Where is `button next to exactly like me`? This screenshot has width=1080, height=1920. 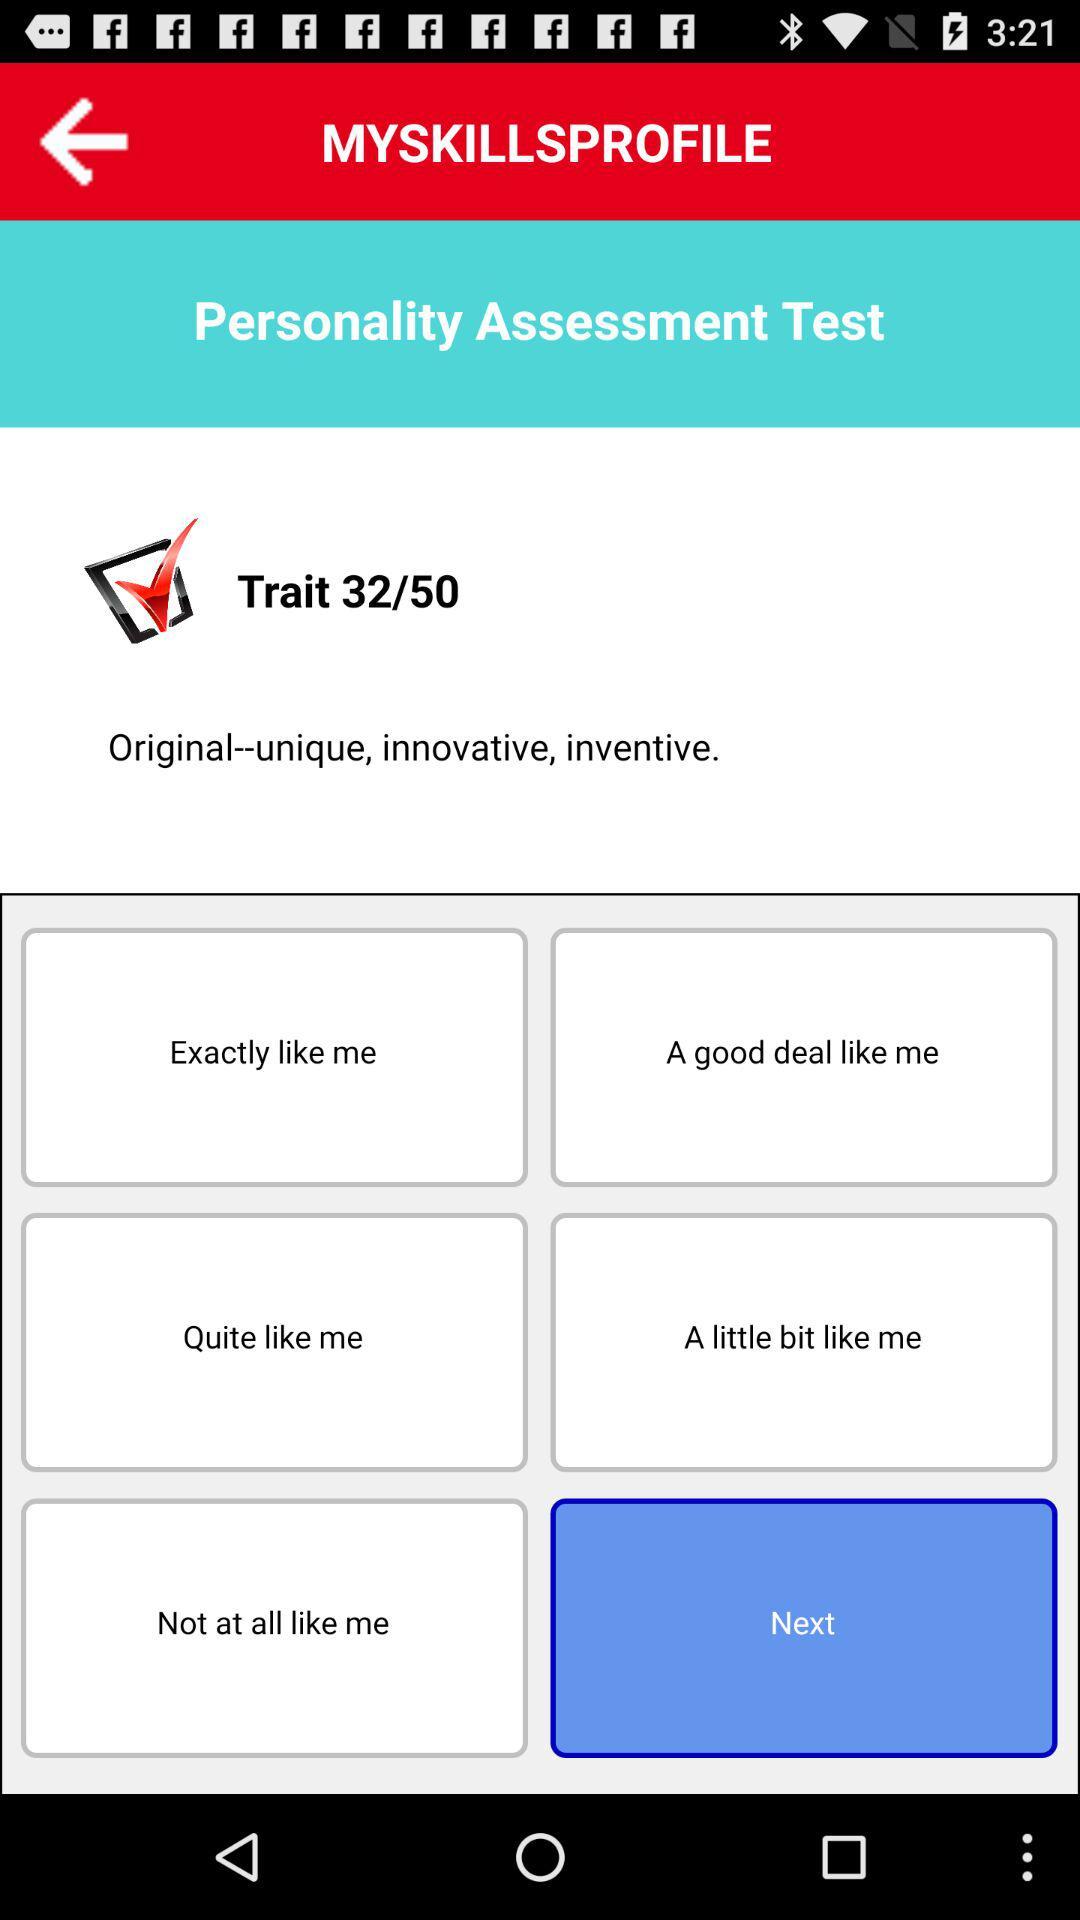
button next to exactly like me is located at coordinates (802, 1056).